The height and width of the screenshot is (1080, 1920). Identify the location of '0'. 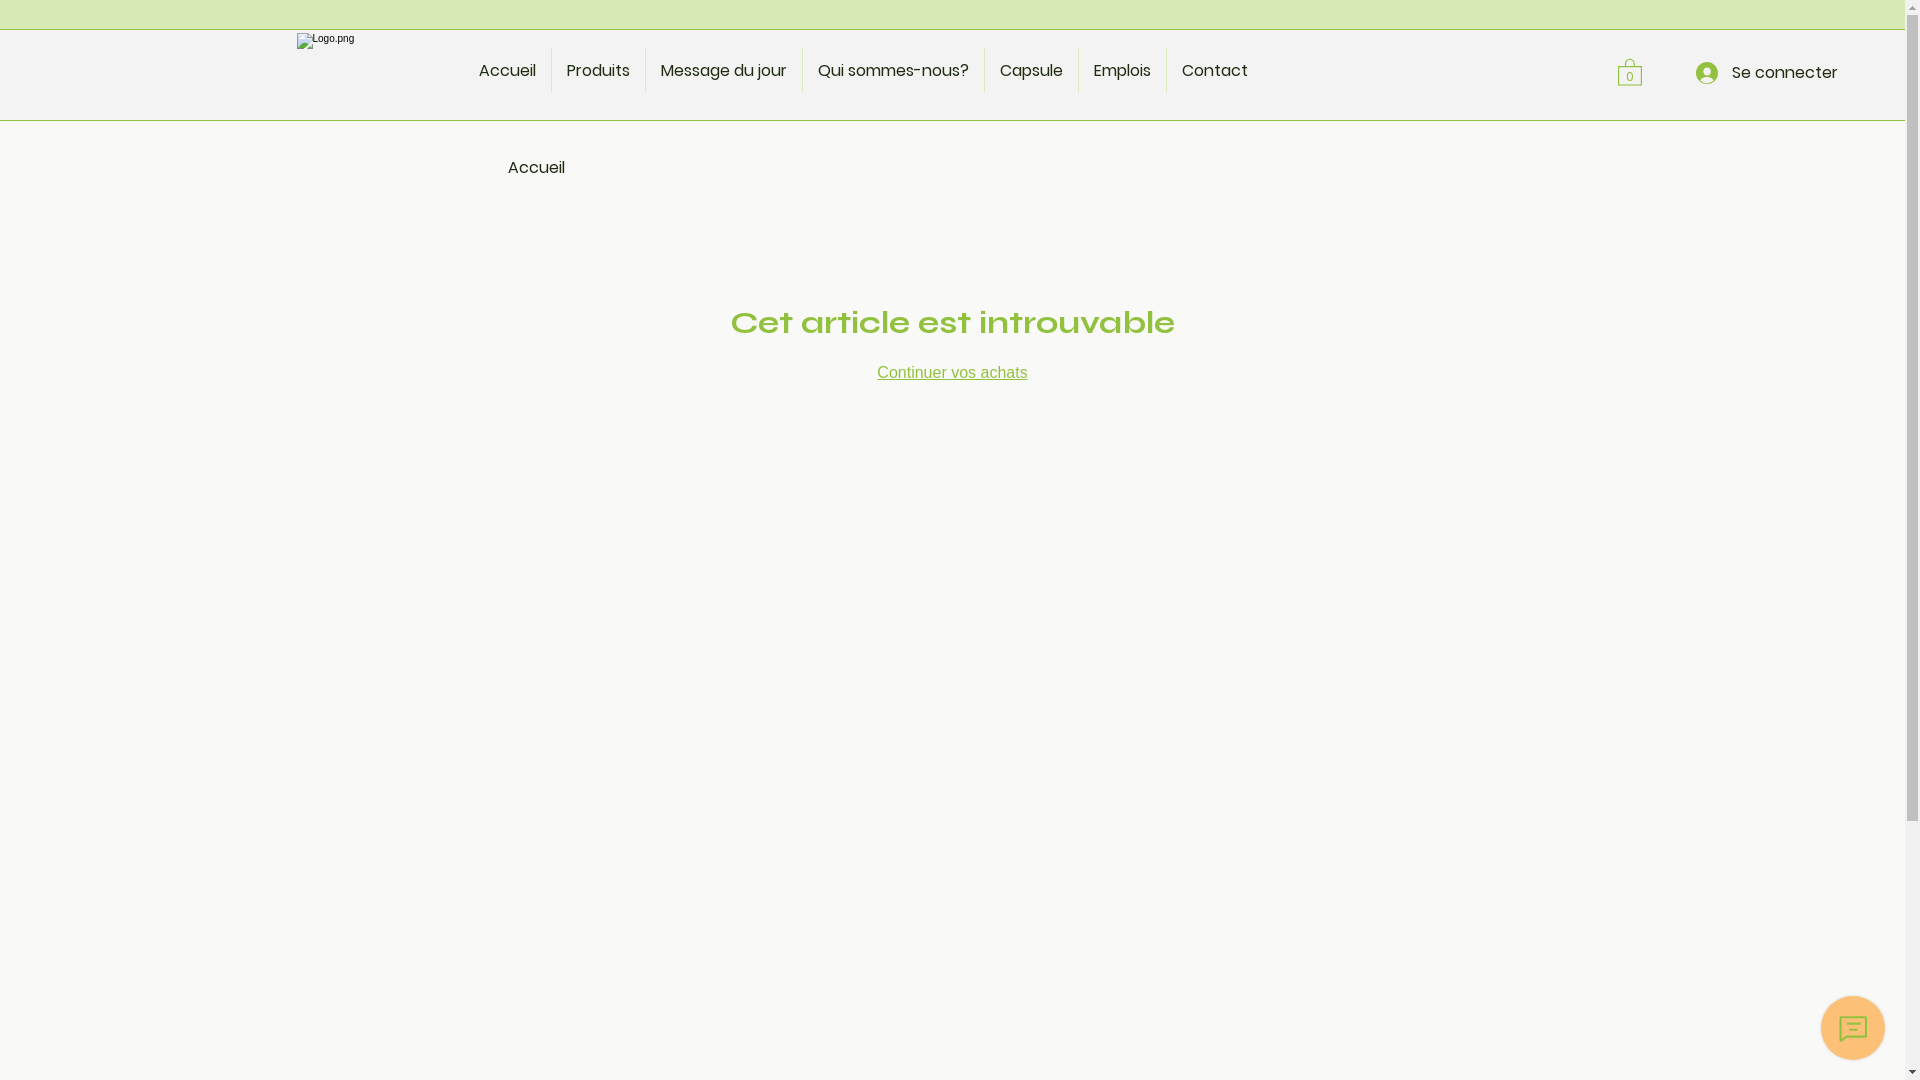
(1630, 70).